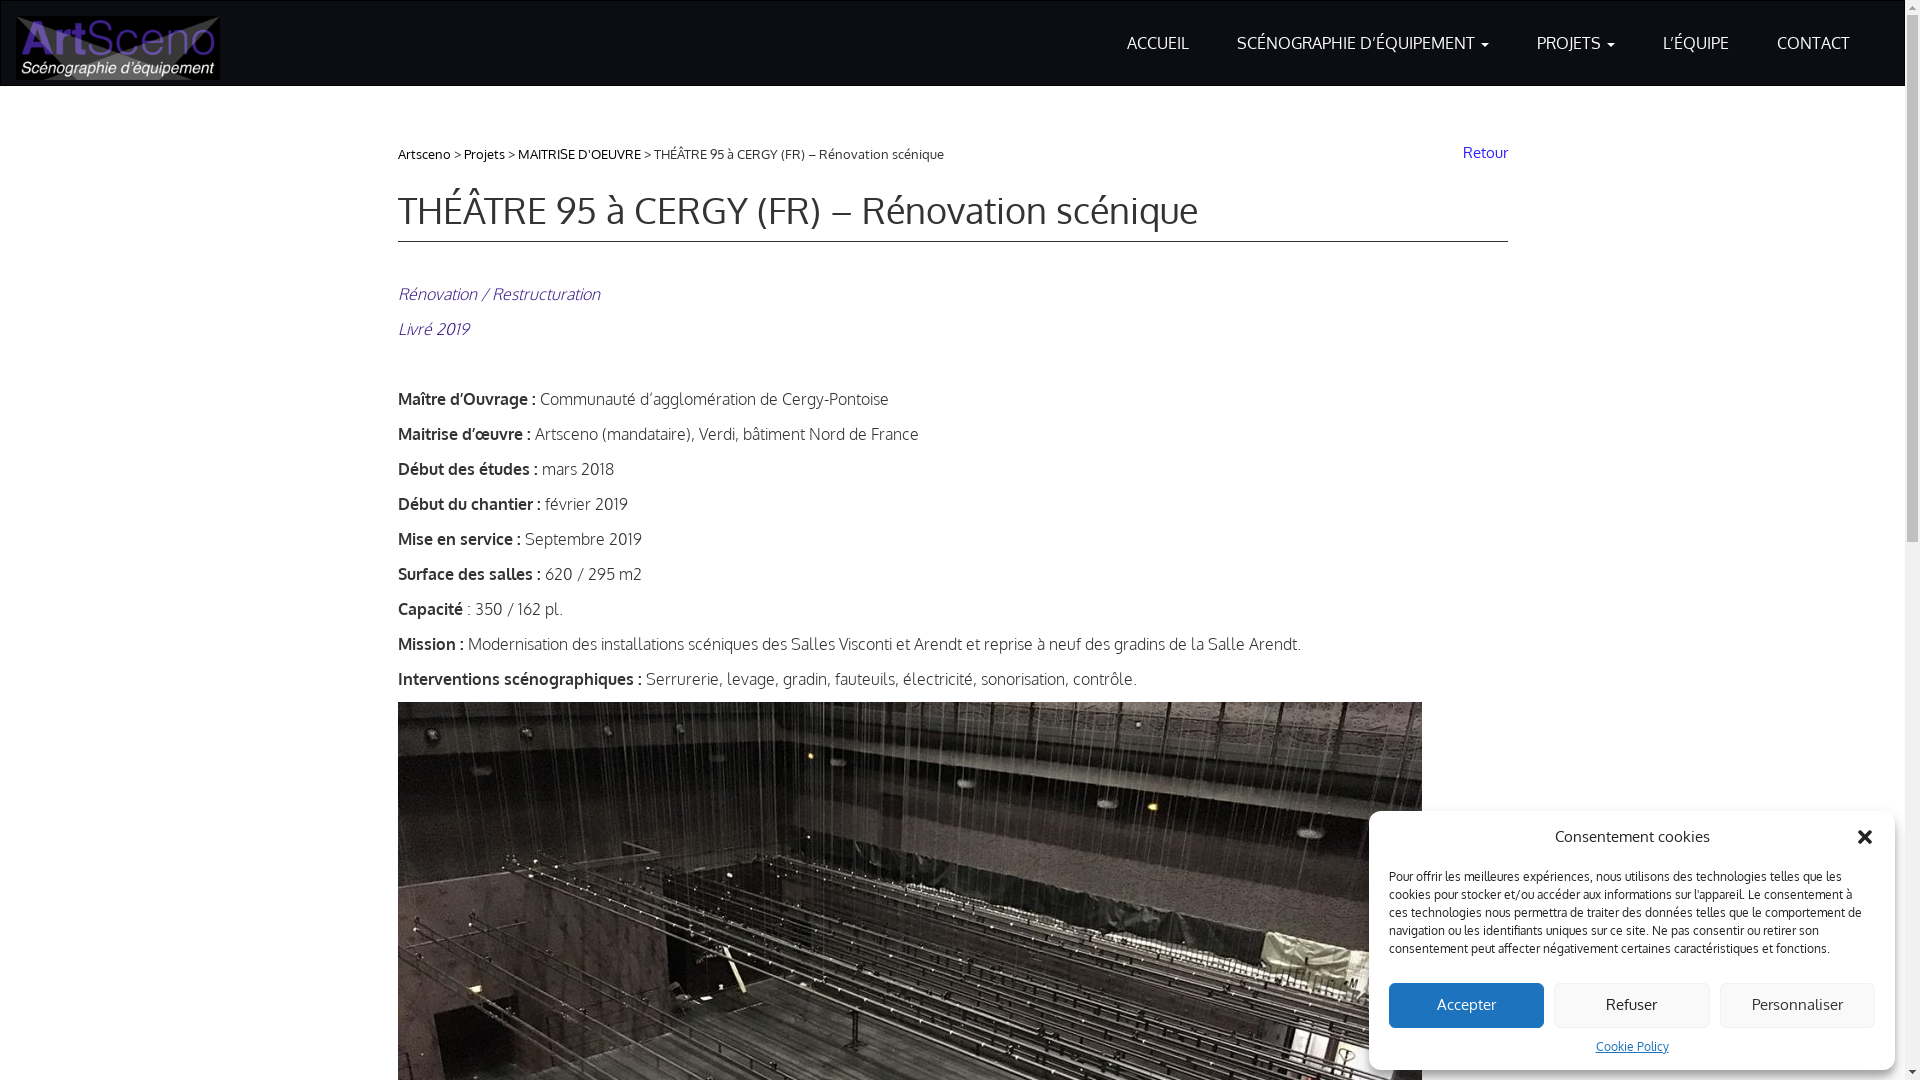 The image size is (1920, 1080). I want to click on 'CONTACT', so click(1813, 30).